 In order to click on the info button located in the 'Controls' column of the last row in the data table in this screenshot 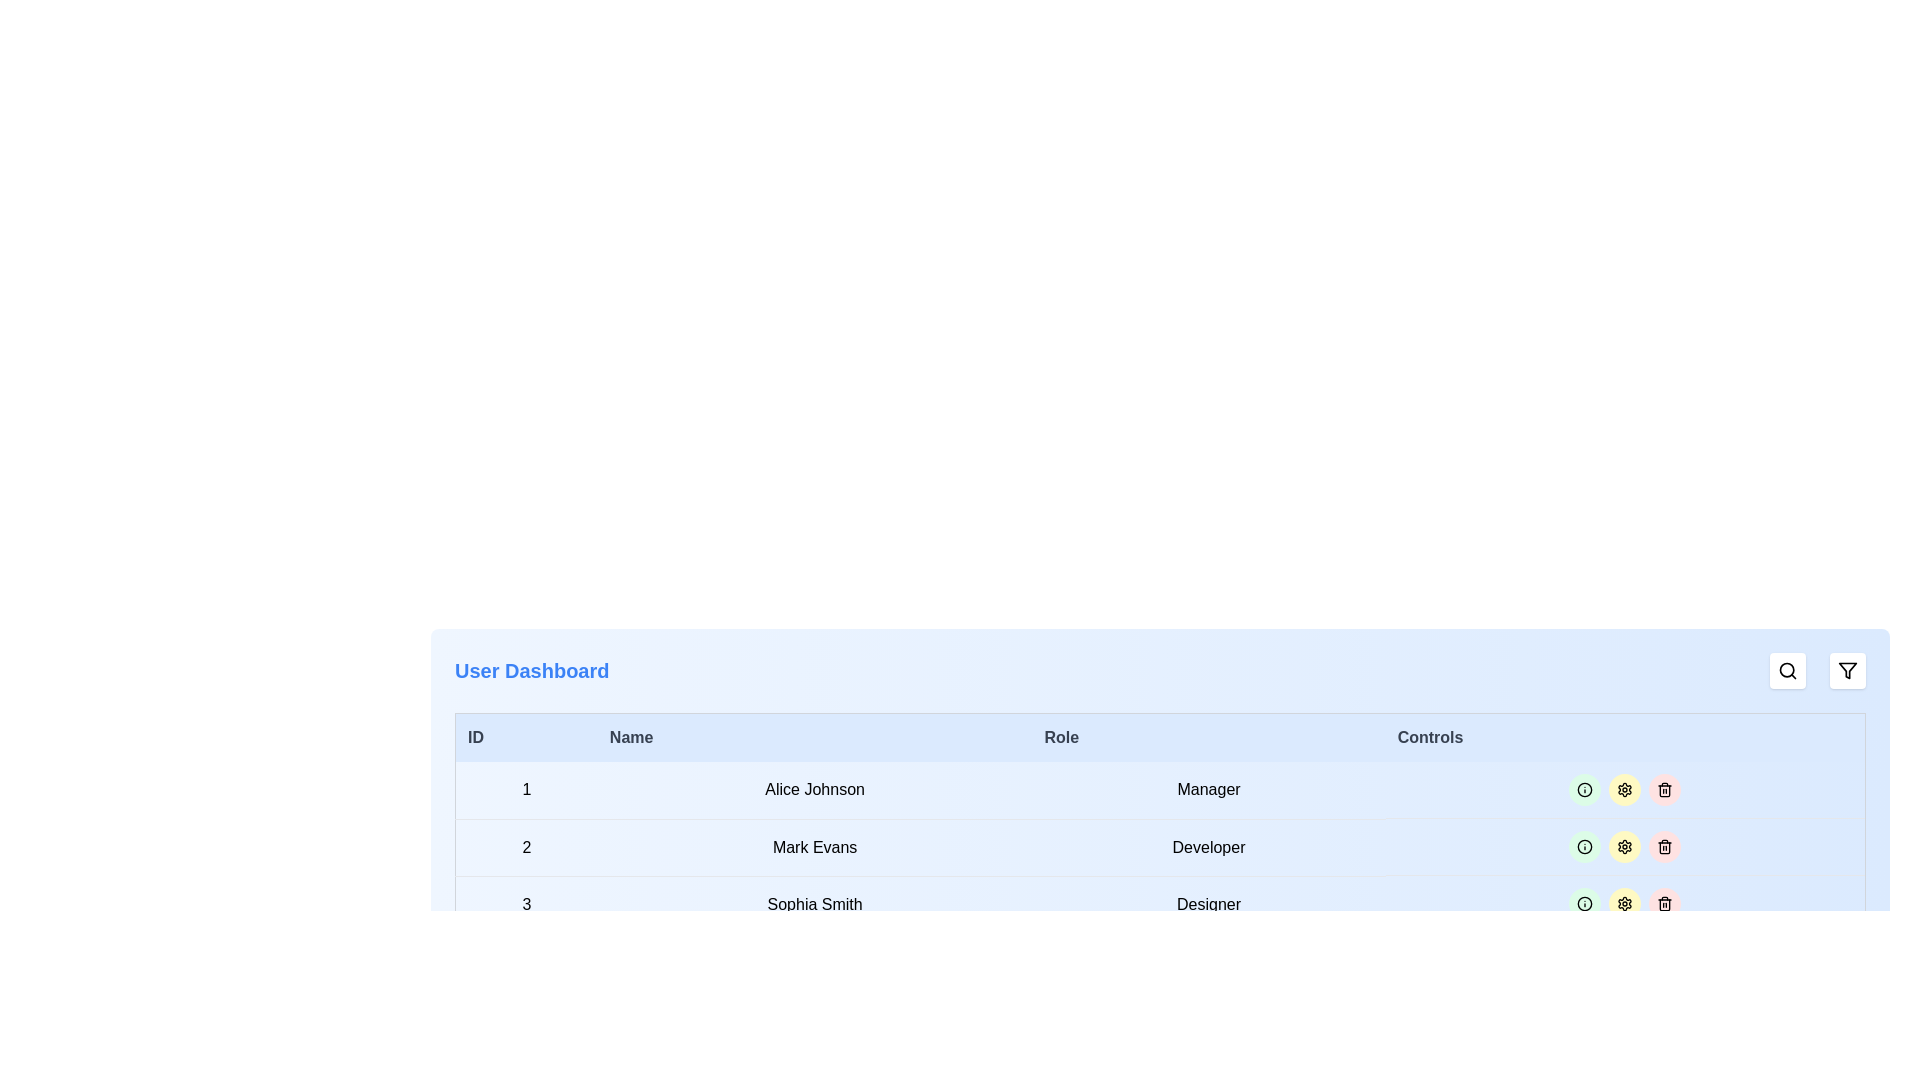, I will do `click(1584, 903)`.